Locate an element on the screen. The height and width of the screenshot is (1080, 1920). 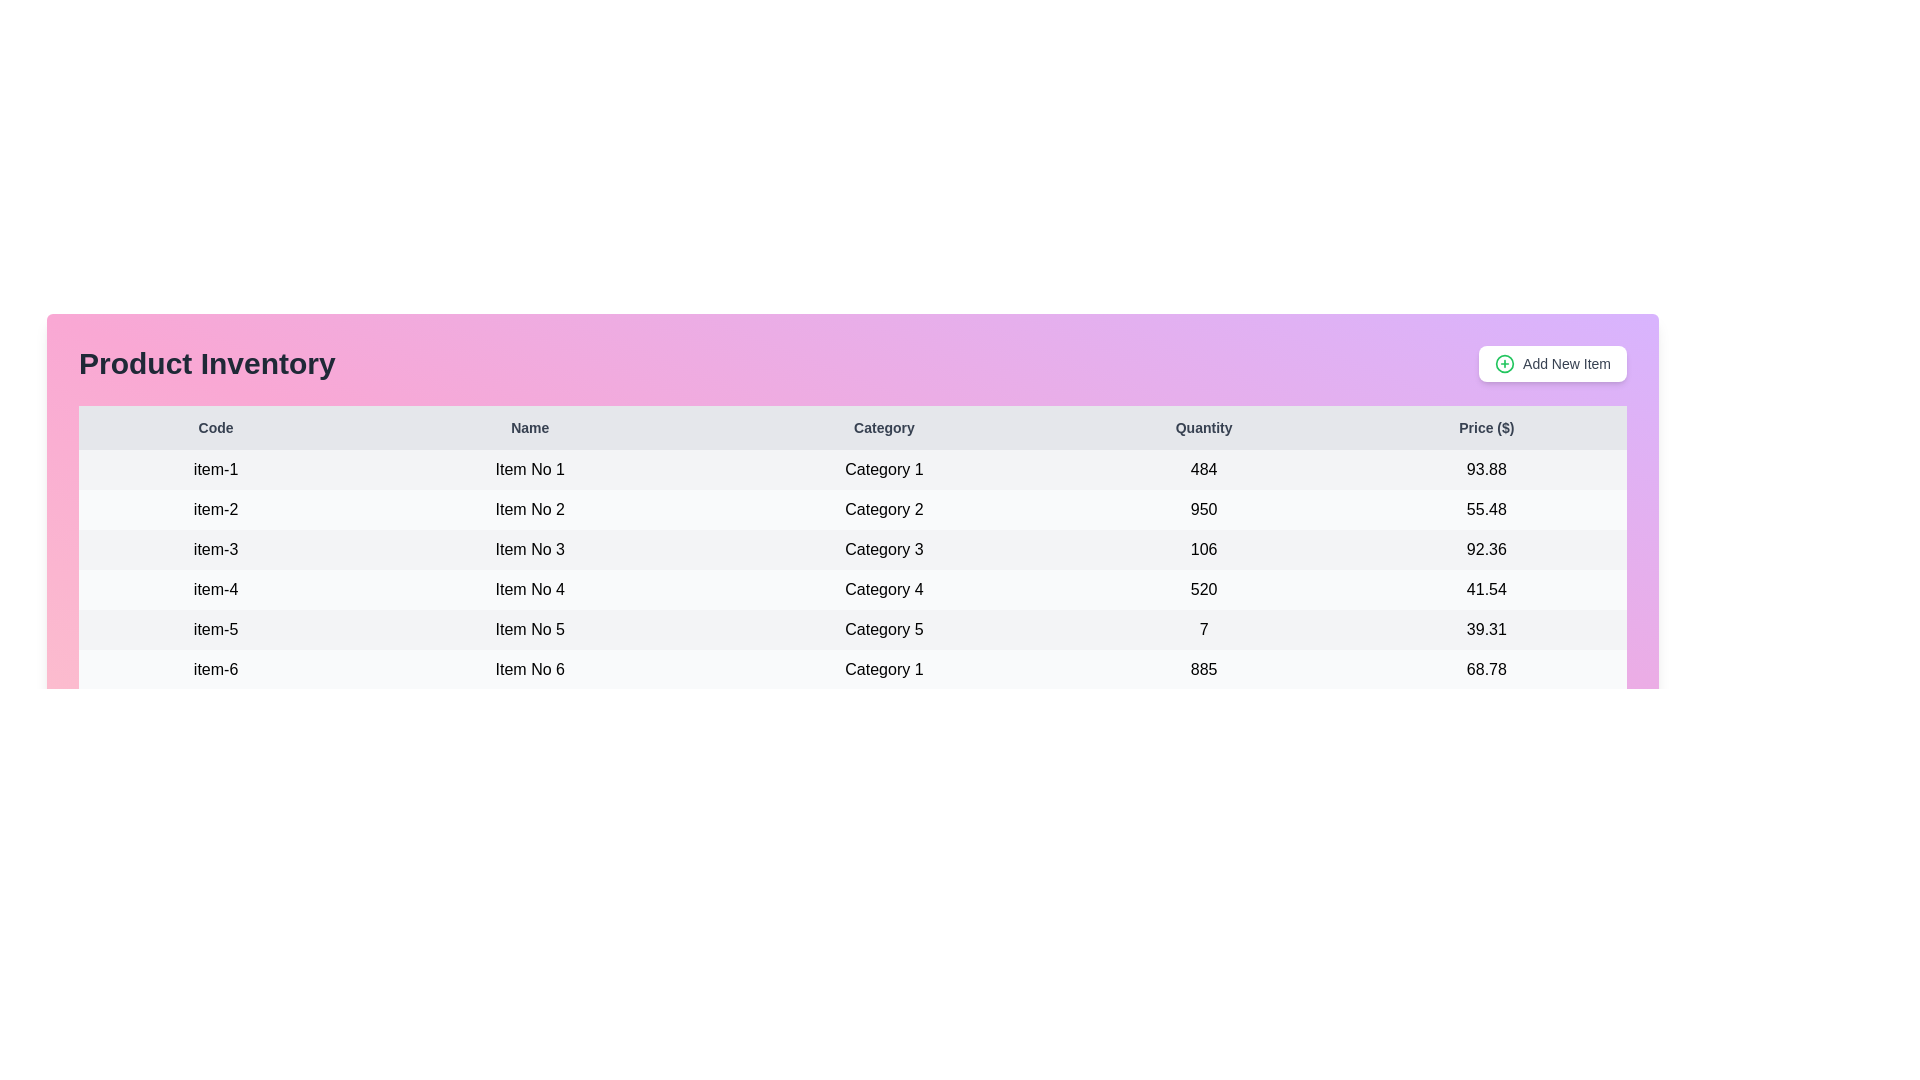
the table header Price ($) to observe sorting functionality is located at coordinates (1486, 427).